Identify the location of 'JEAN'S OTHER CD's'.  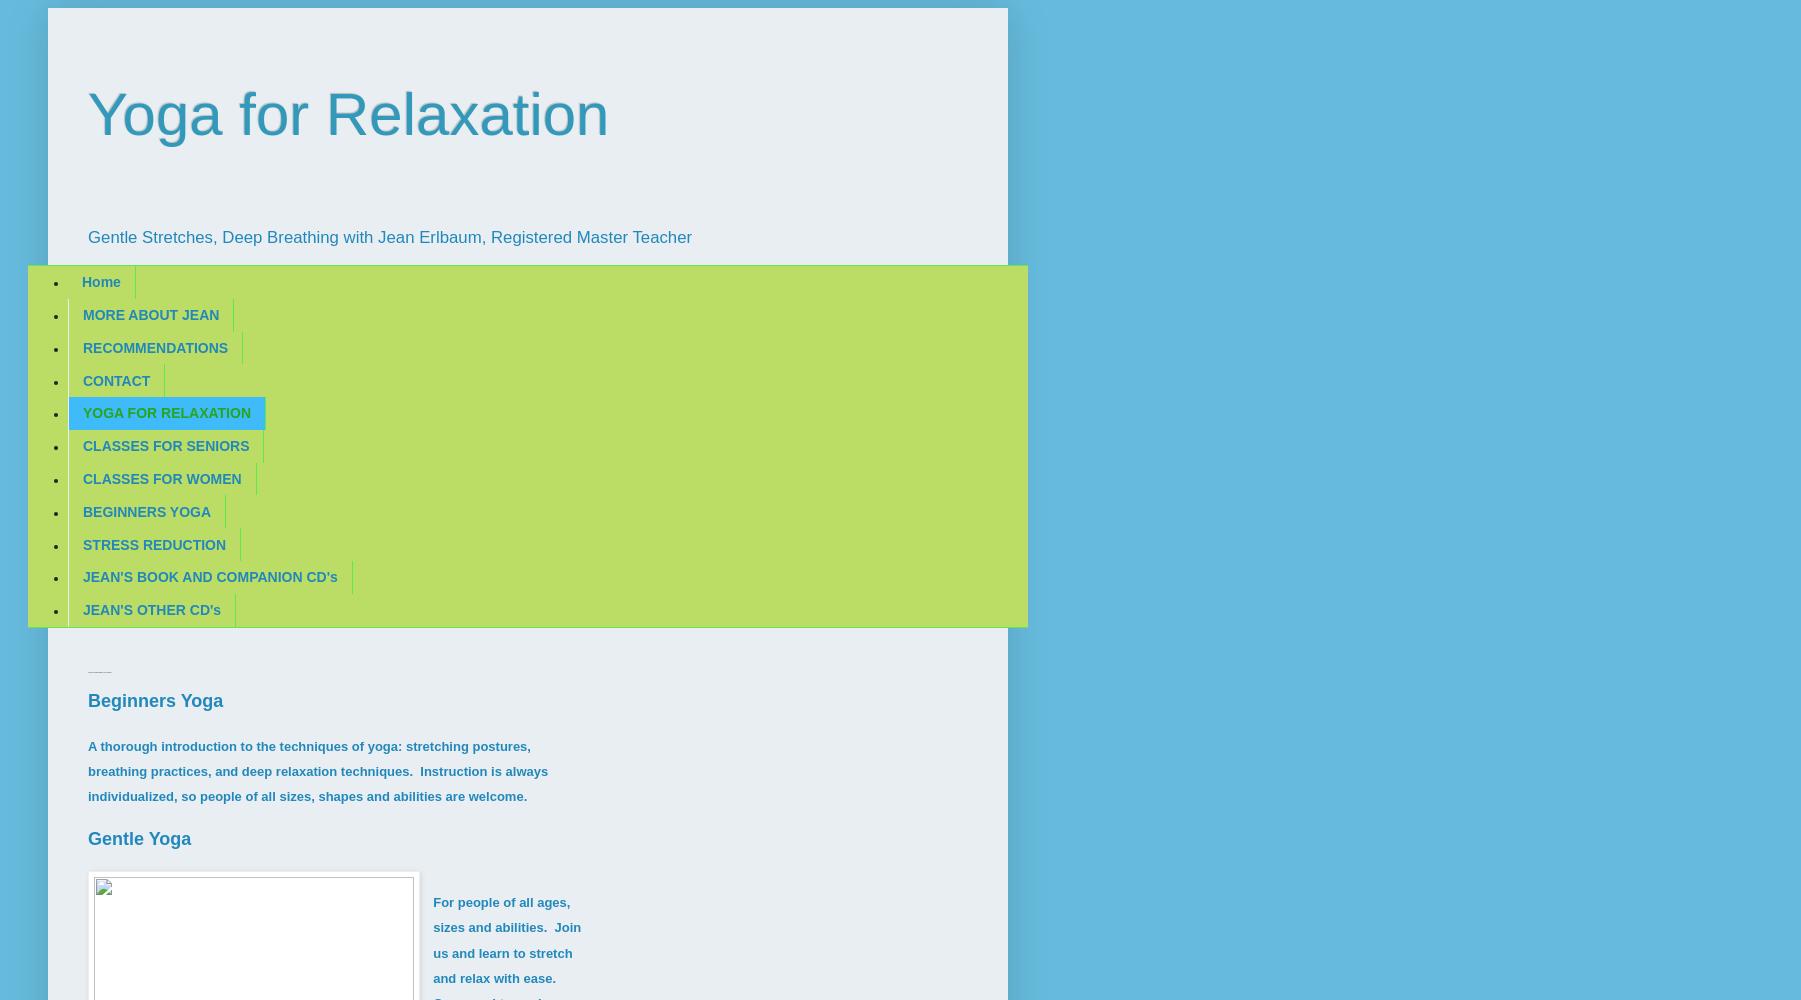
(152, 609).